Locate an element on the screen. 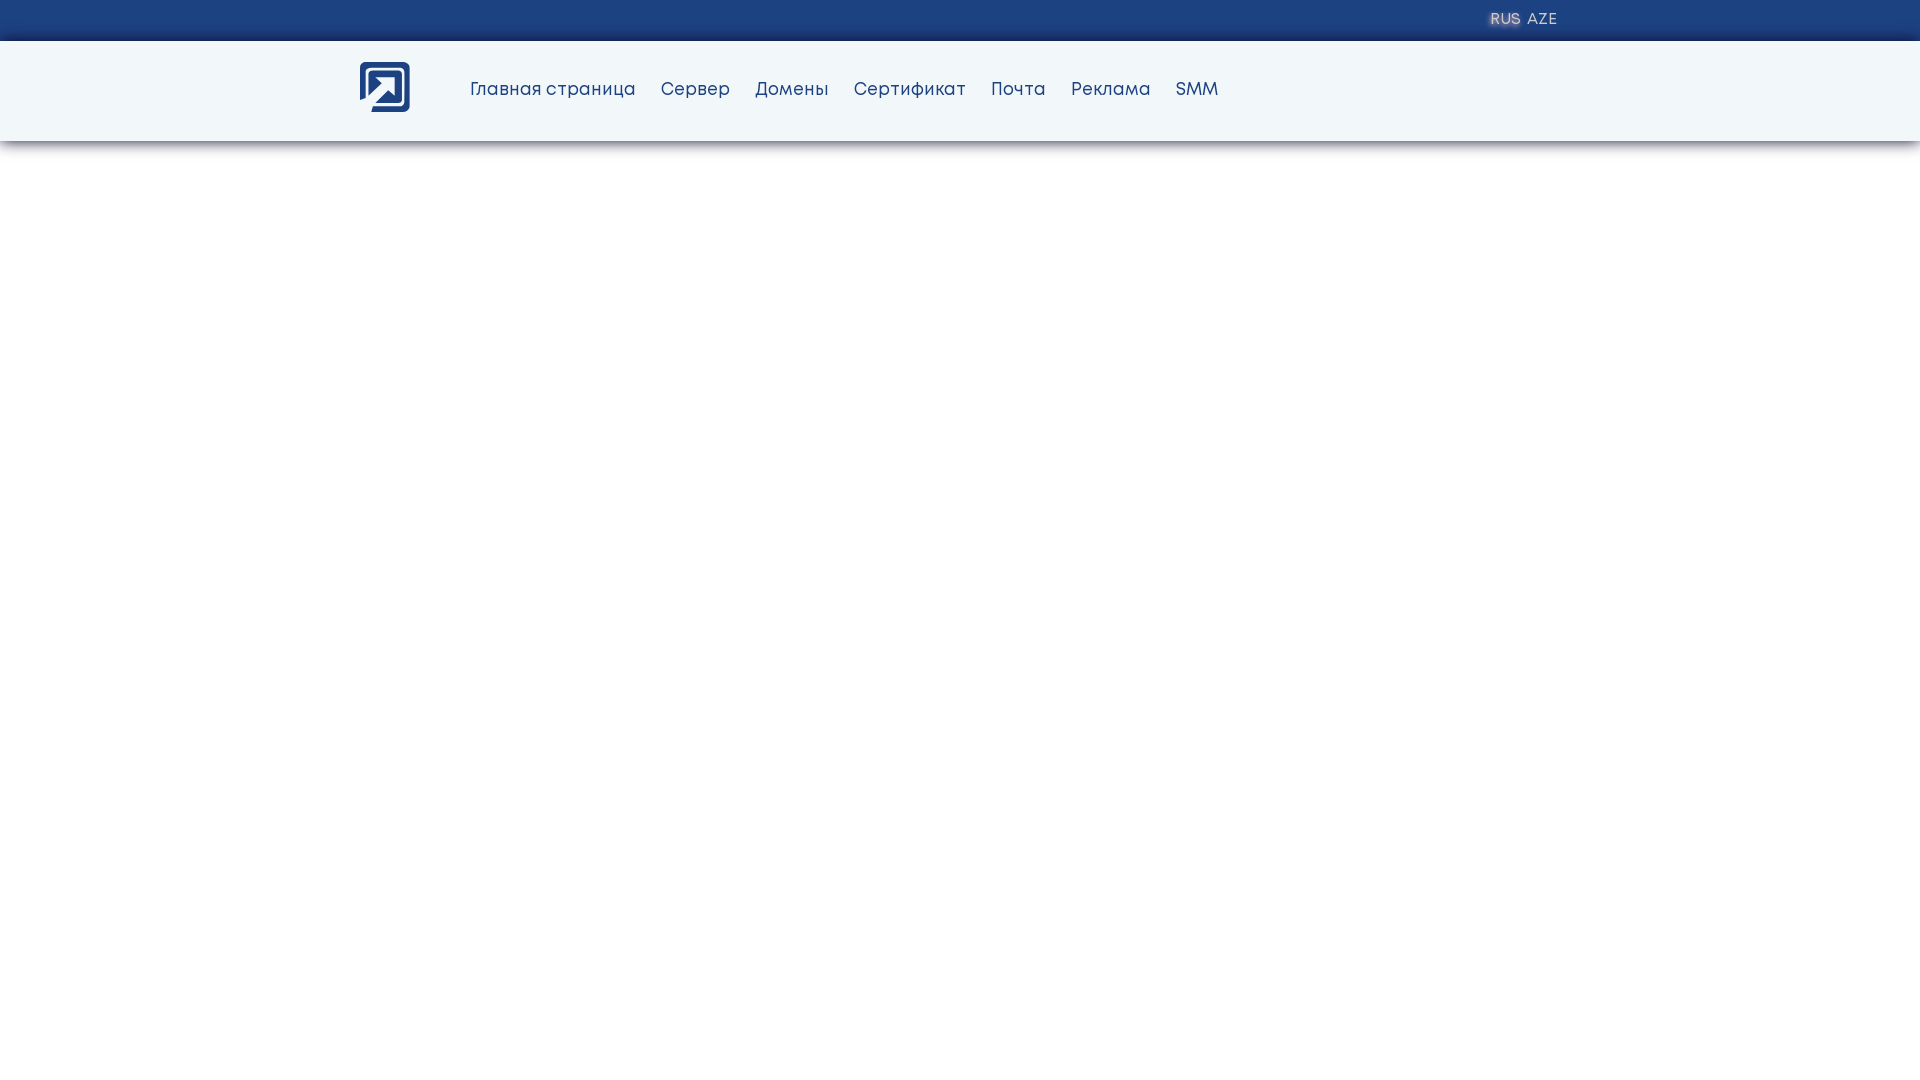 Image resolution: width=1920 pixels, height=1080 pixels. 'SMM' is located at coordinates (1176, 91).